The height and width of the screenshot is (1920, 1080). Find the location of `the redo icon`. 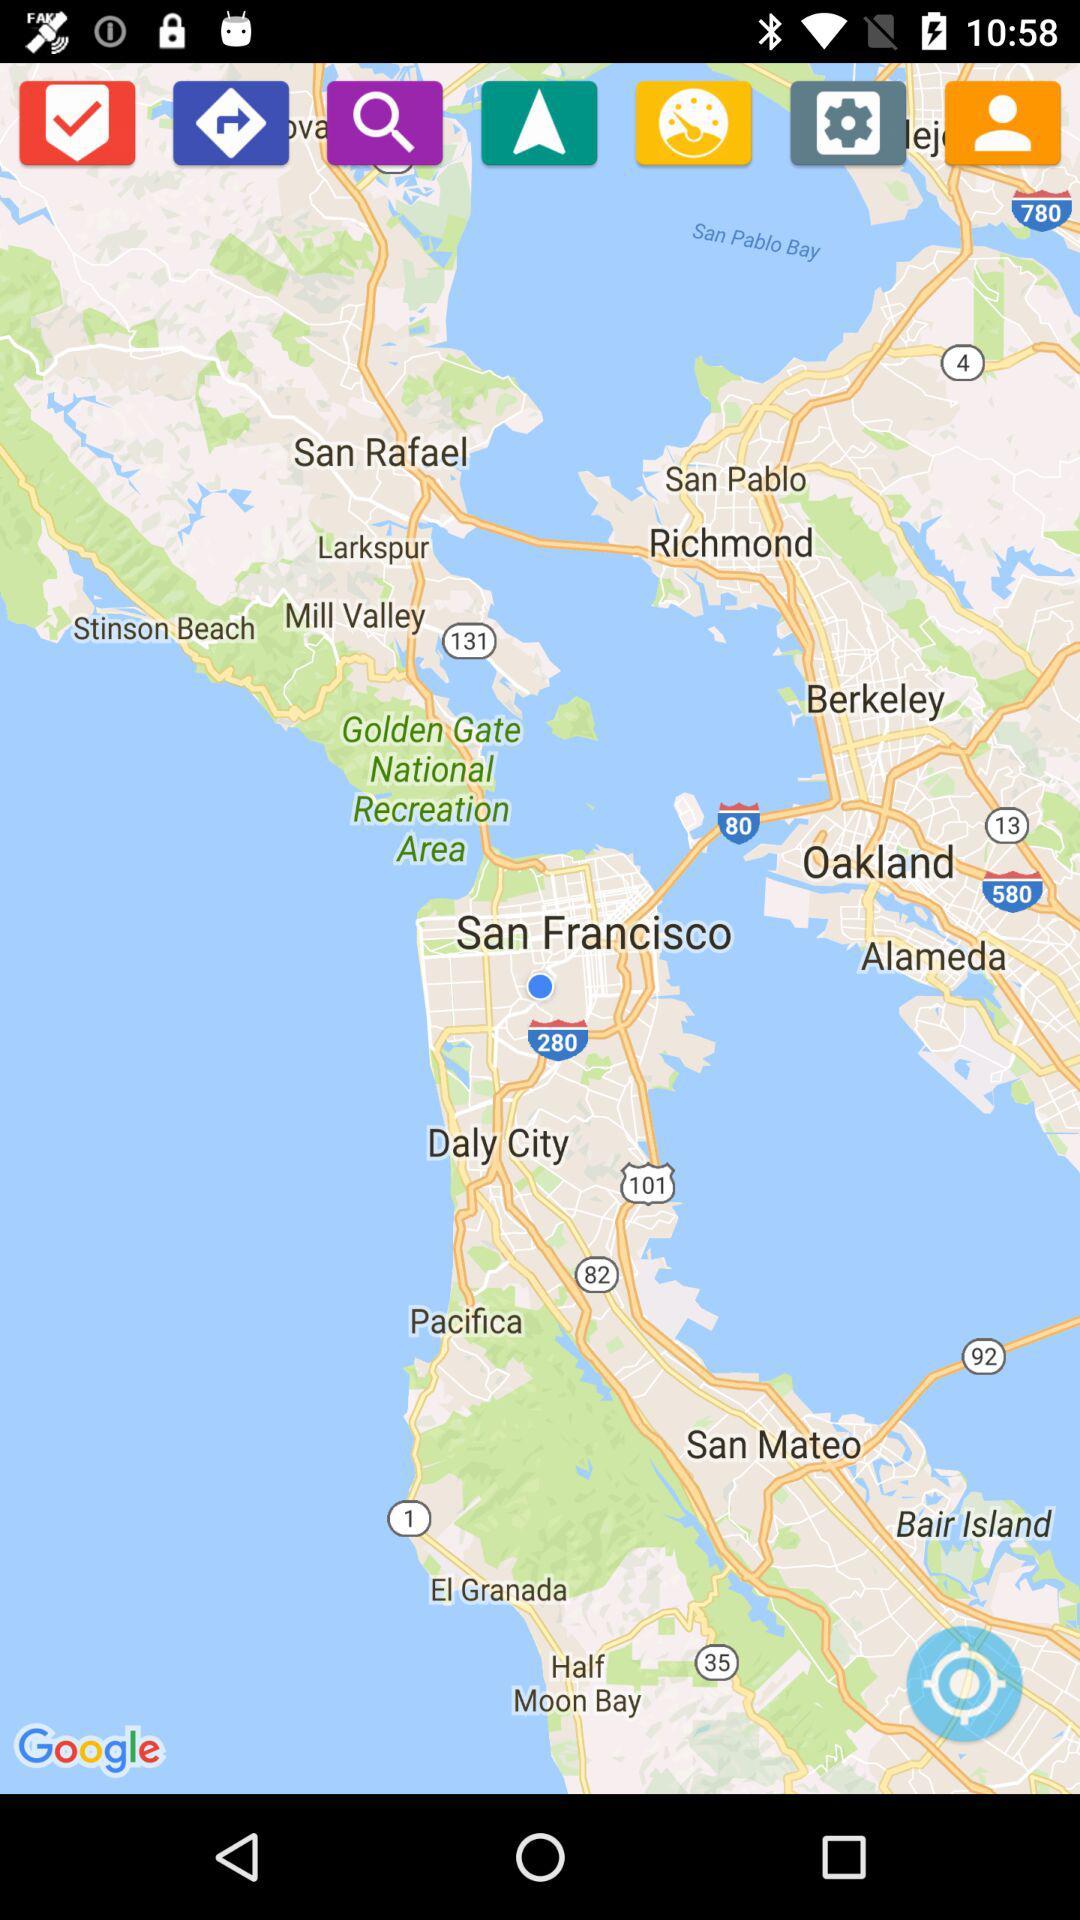

the redo icon is located at coordinates (229, 121).